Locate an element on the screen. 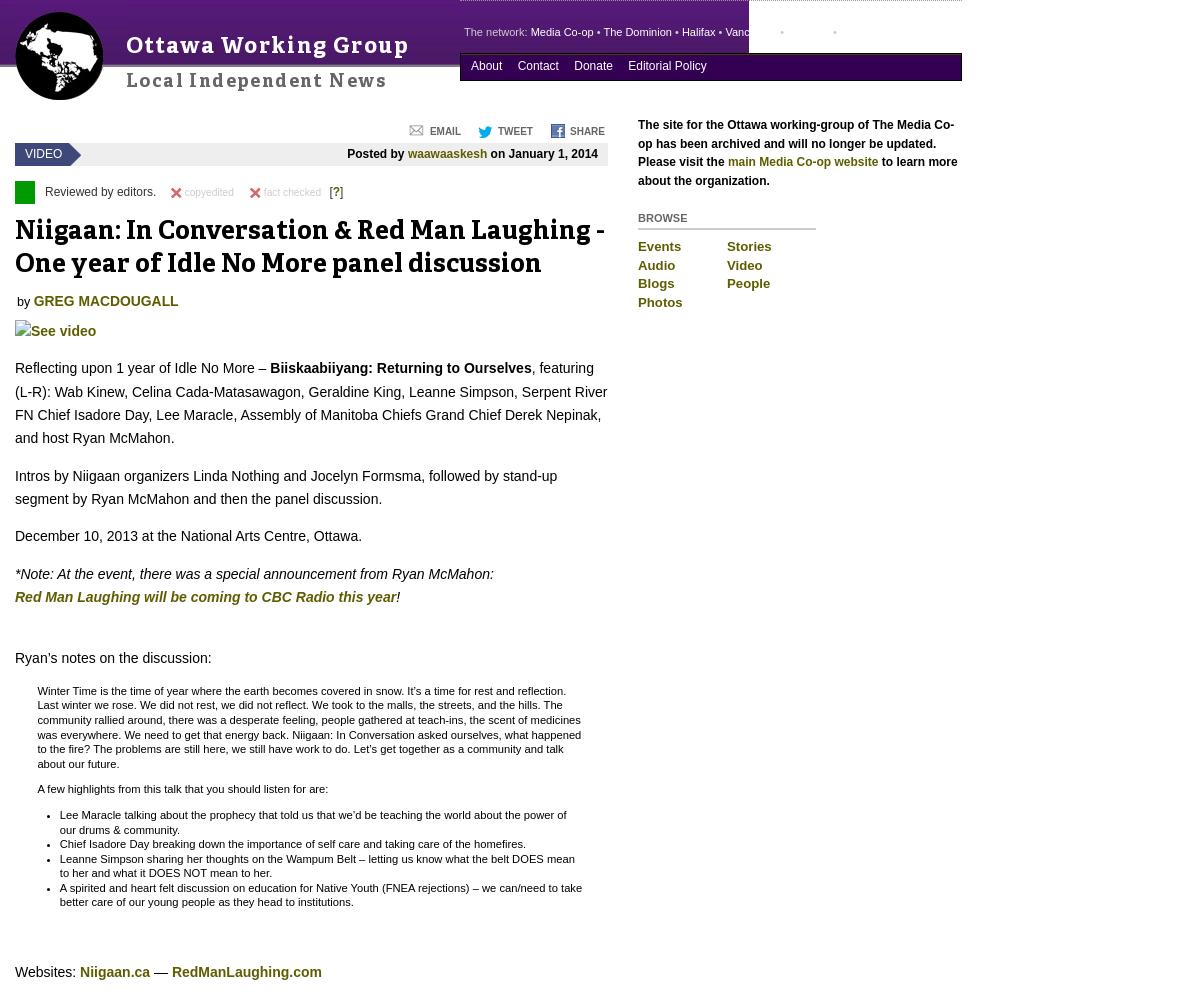 This screenshot has width=1187, height=1000. 'Halifax' is located at coordinates (696, 32).